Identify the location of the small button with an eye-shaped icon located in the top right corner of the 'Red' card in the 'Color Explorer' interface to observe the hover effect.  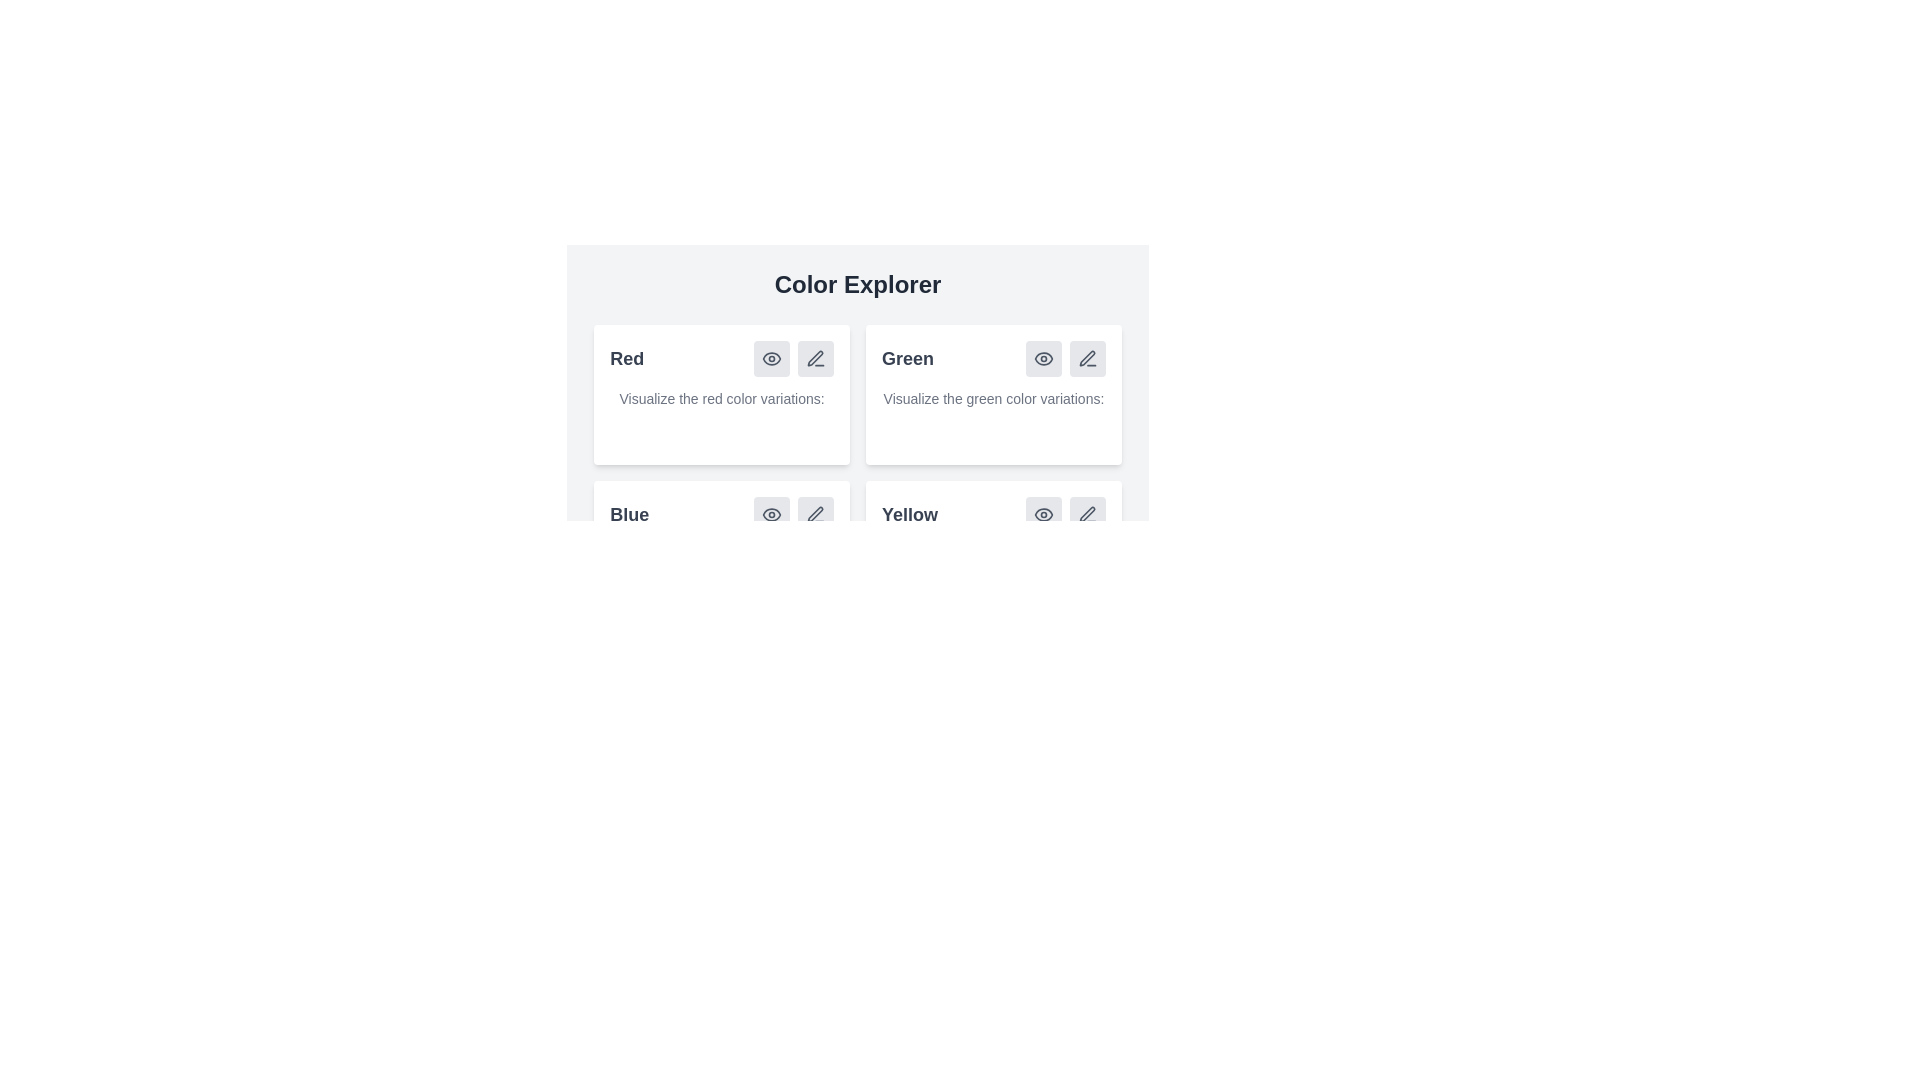
(771, 357).